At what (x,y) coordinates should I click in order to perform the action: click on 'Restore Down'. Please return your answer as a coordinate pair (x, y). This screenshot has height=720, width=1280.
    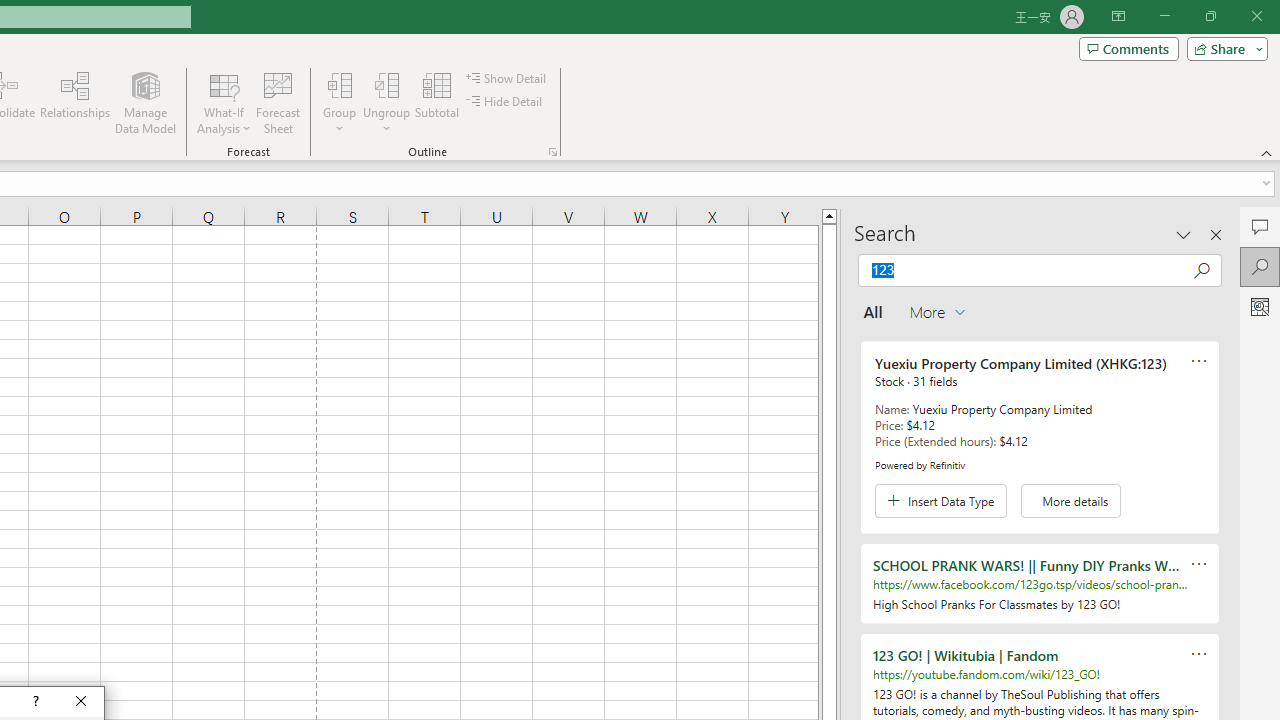
    Looking at the image, I should click on (1209, 16).